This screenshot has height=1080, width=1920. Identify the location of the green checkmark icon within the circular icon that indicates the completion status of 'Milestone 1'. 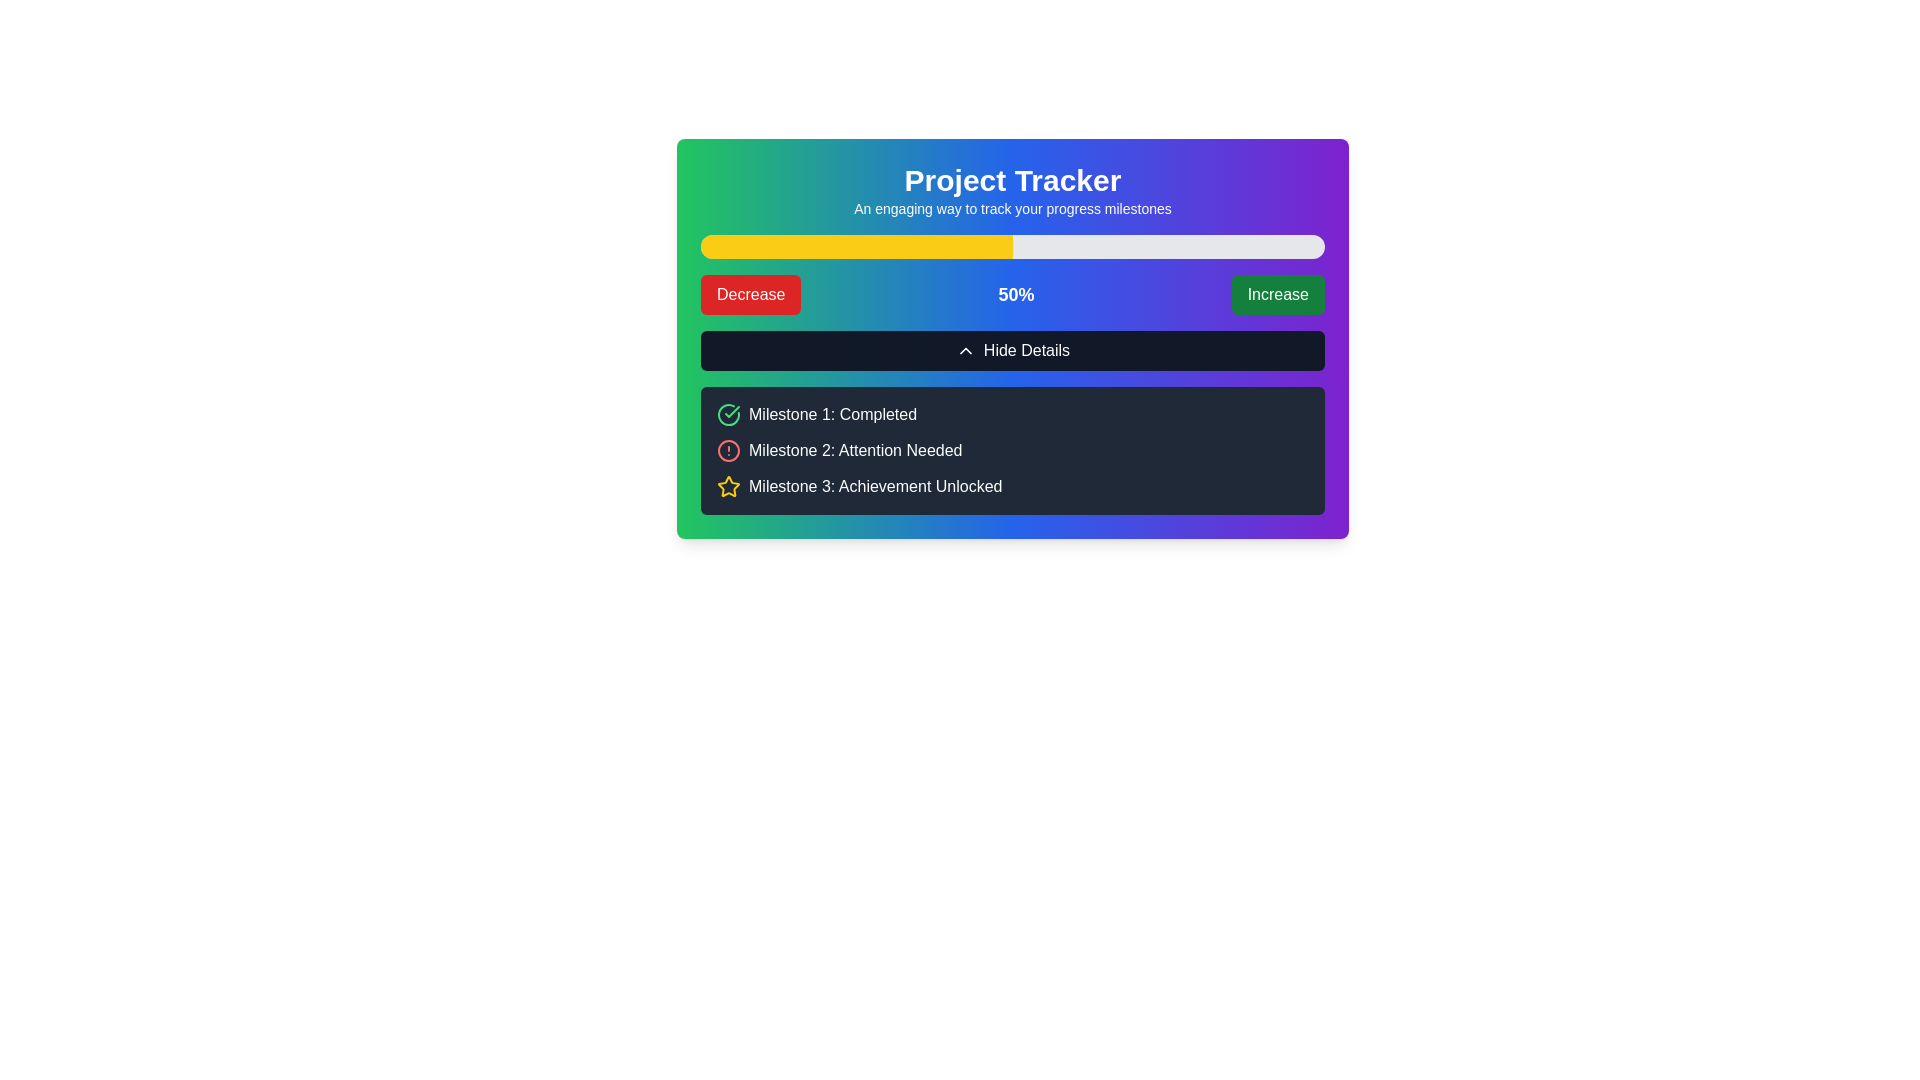
(731, 411).